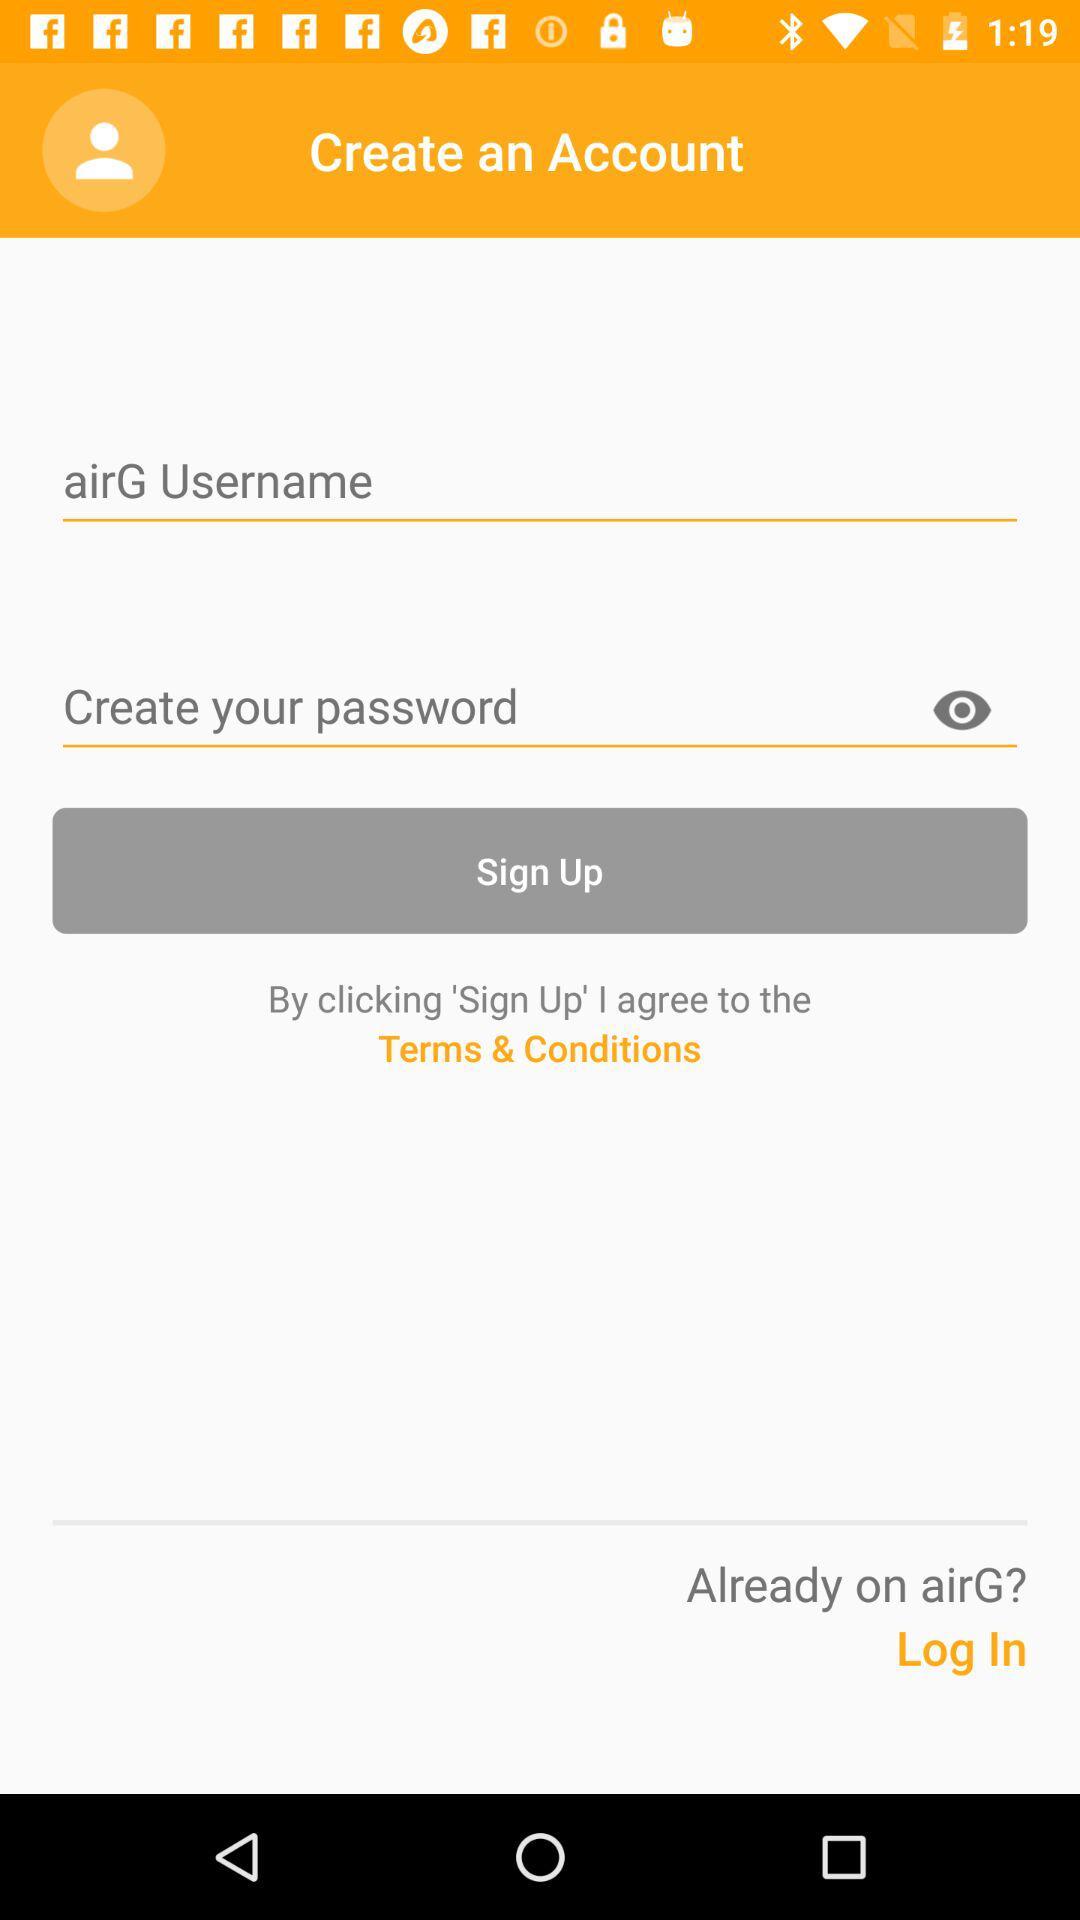 Image resolution: width=1080 pixels, height=1920 pixels. Describe the element at coordinates (540, 708) in the screenshot. I see `the password` at that location.